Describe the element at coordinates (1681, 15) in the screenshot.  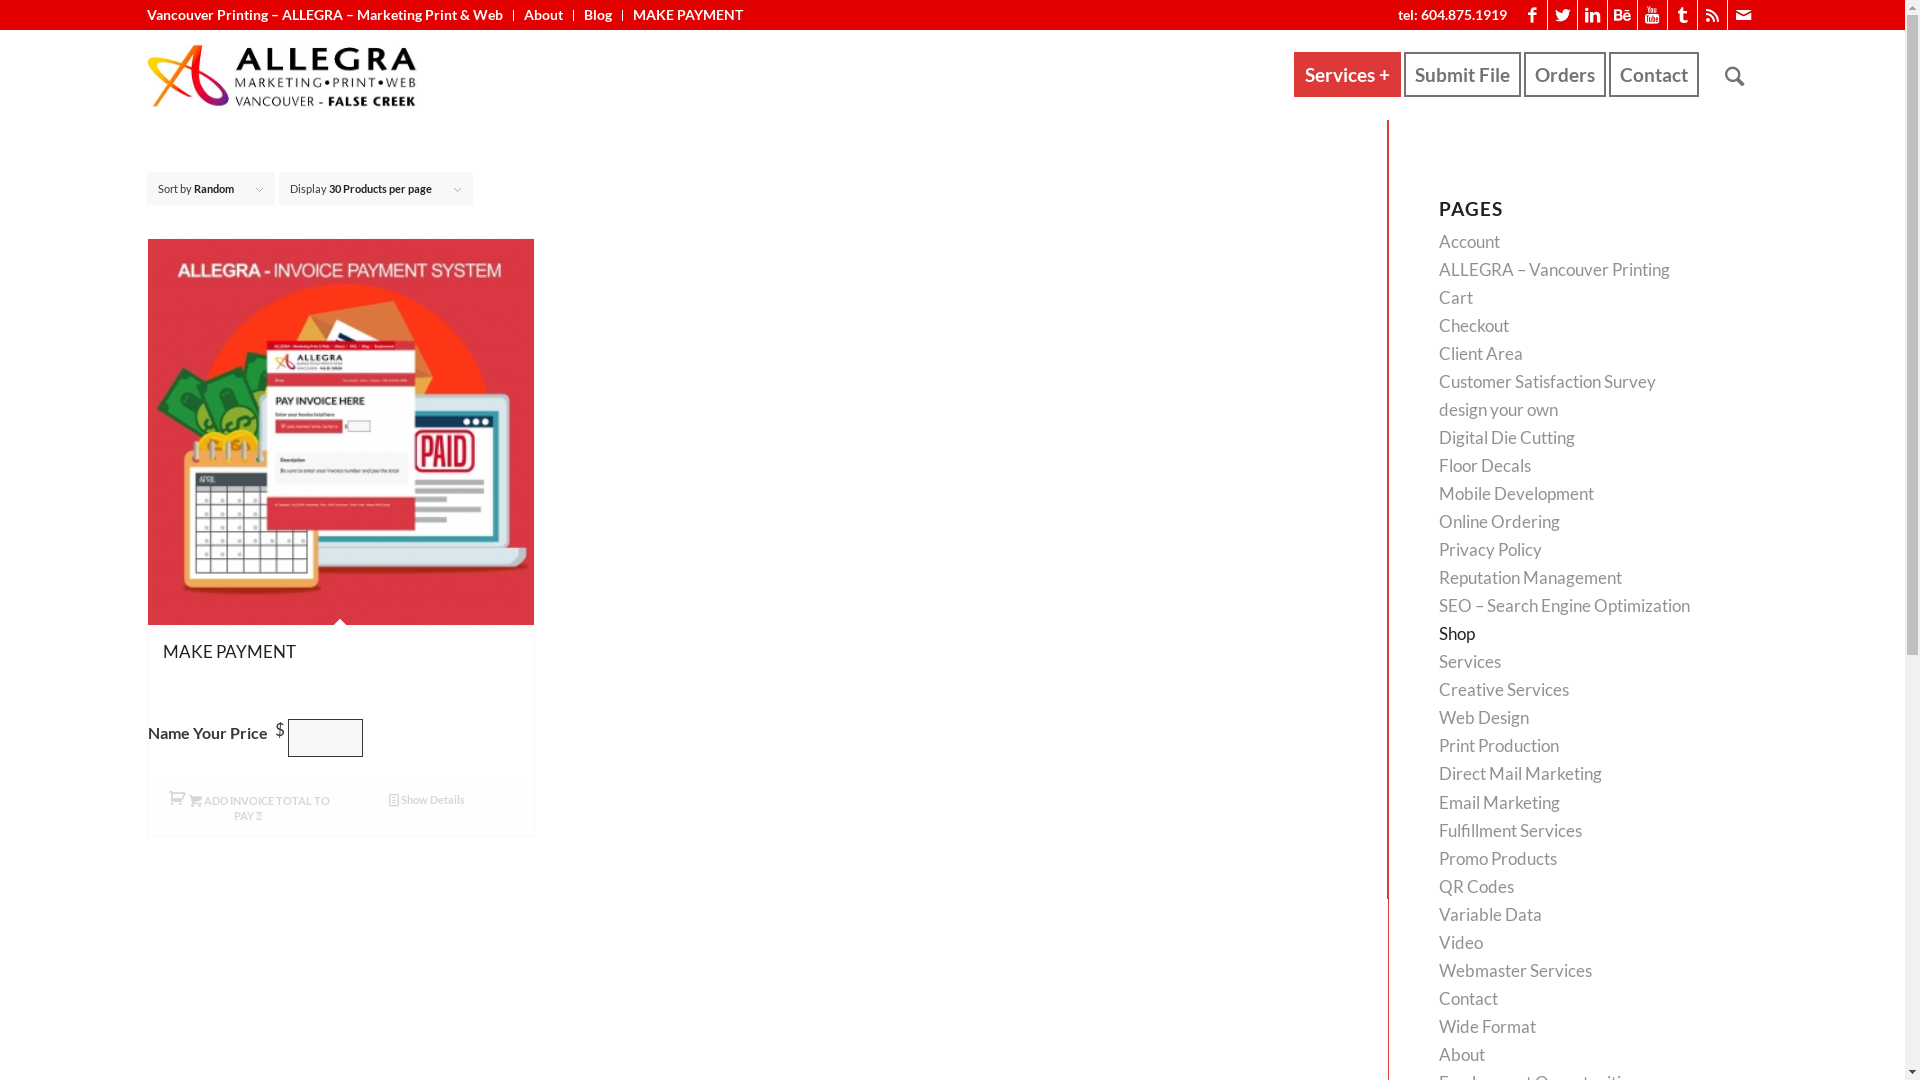
I see `'Tumblr'` at that location.